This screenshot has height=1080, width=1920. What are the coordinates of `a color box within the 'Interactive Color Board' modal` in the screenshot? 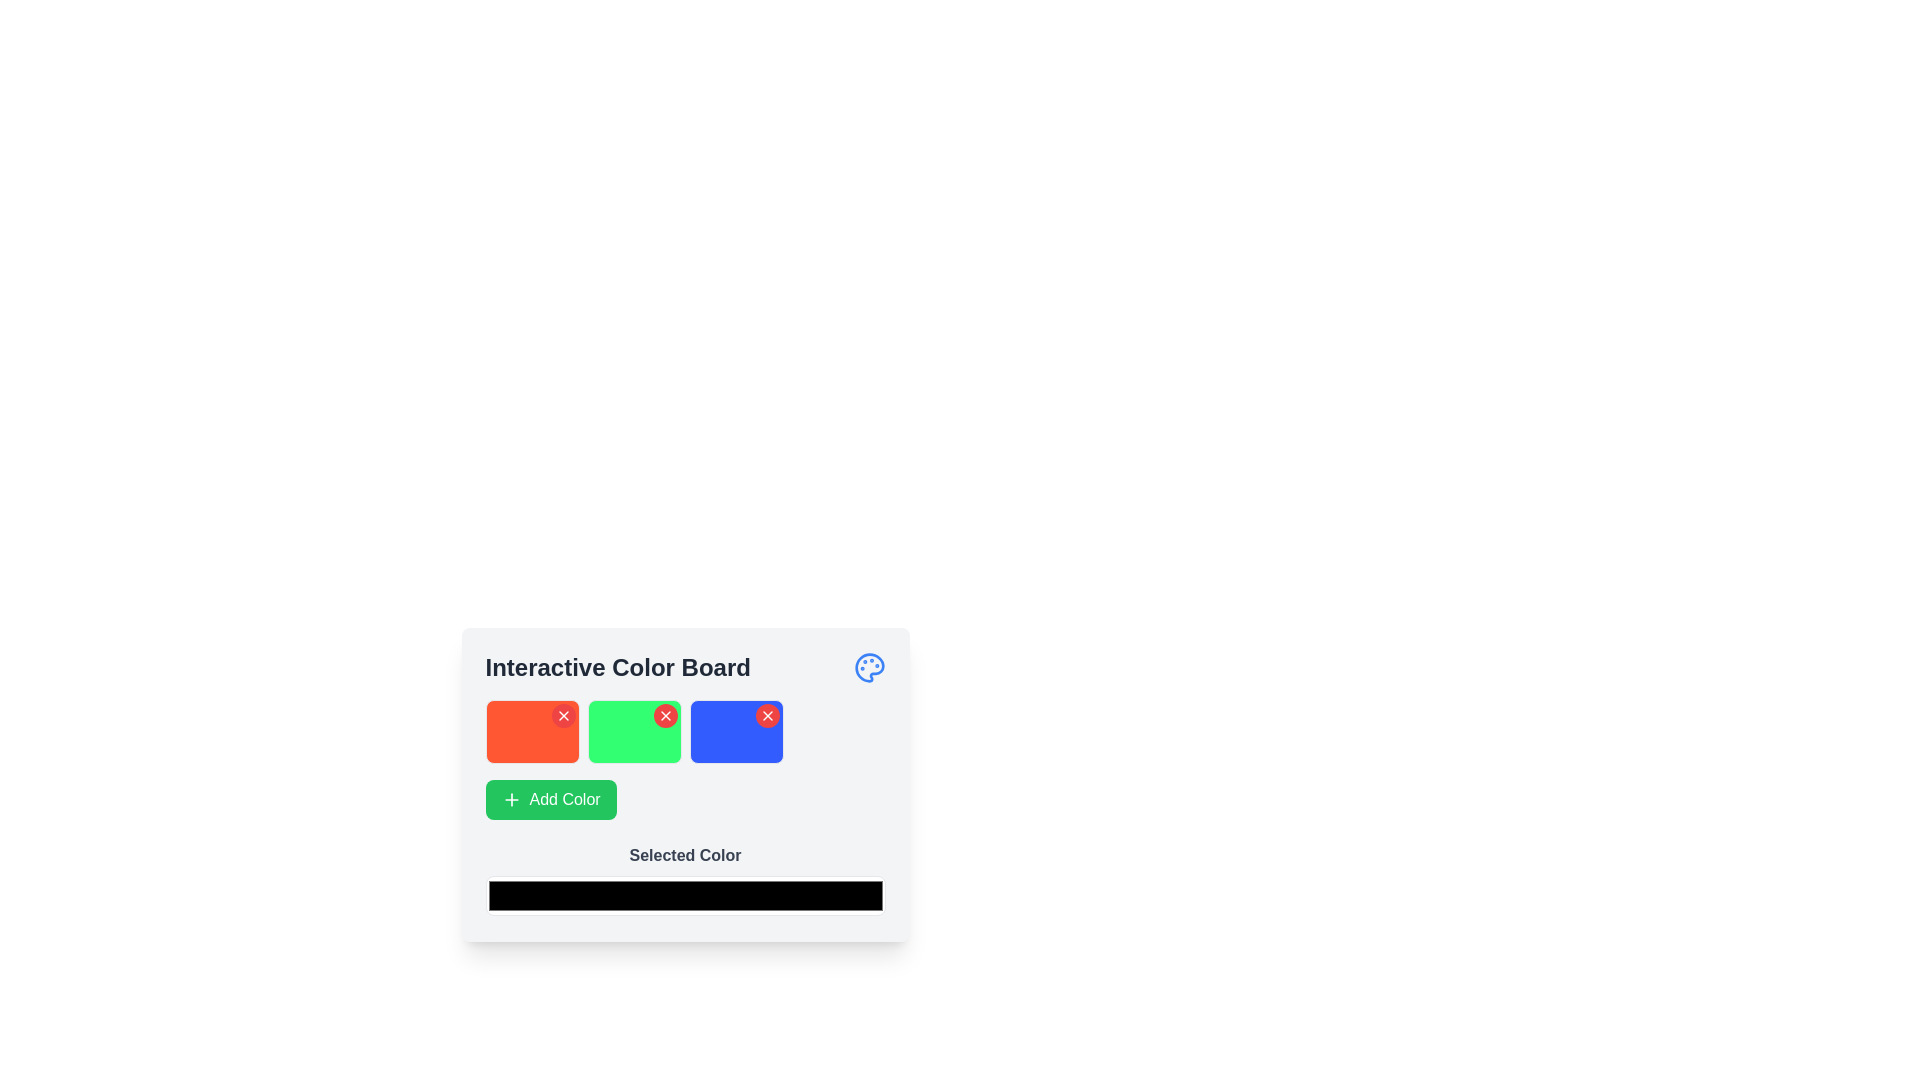 It's located at (685, 806).